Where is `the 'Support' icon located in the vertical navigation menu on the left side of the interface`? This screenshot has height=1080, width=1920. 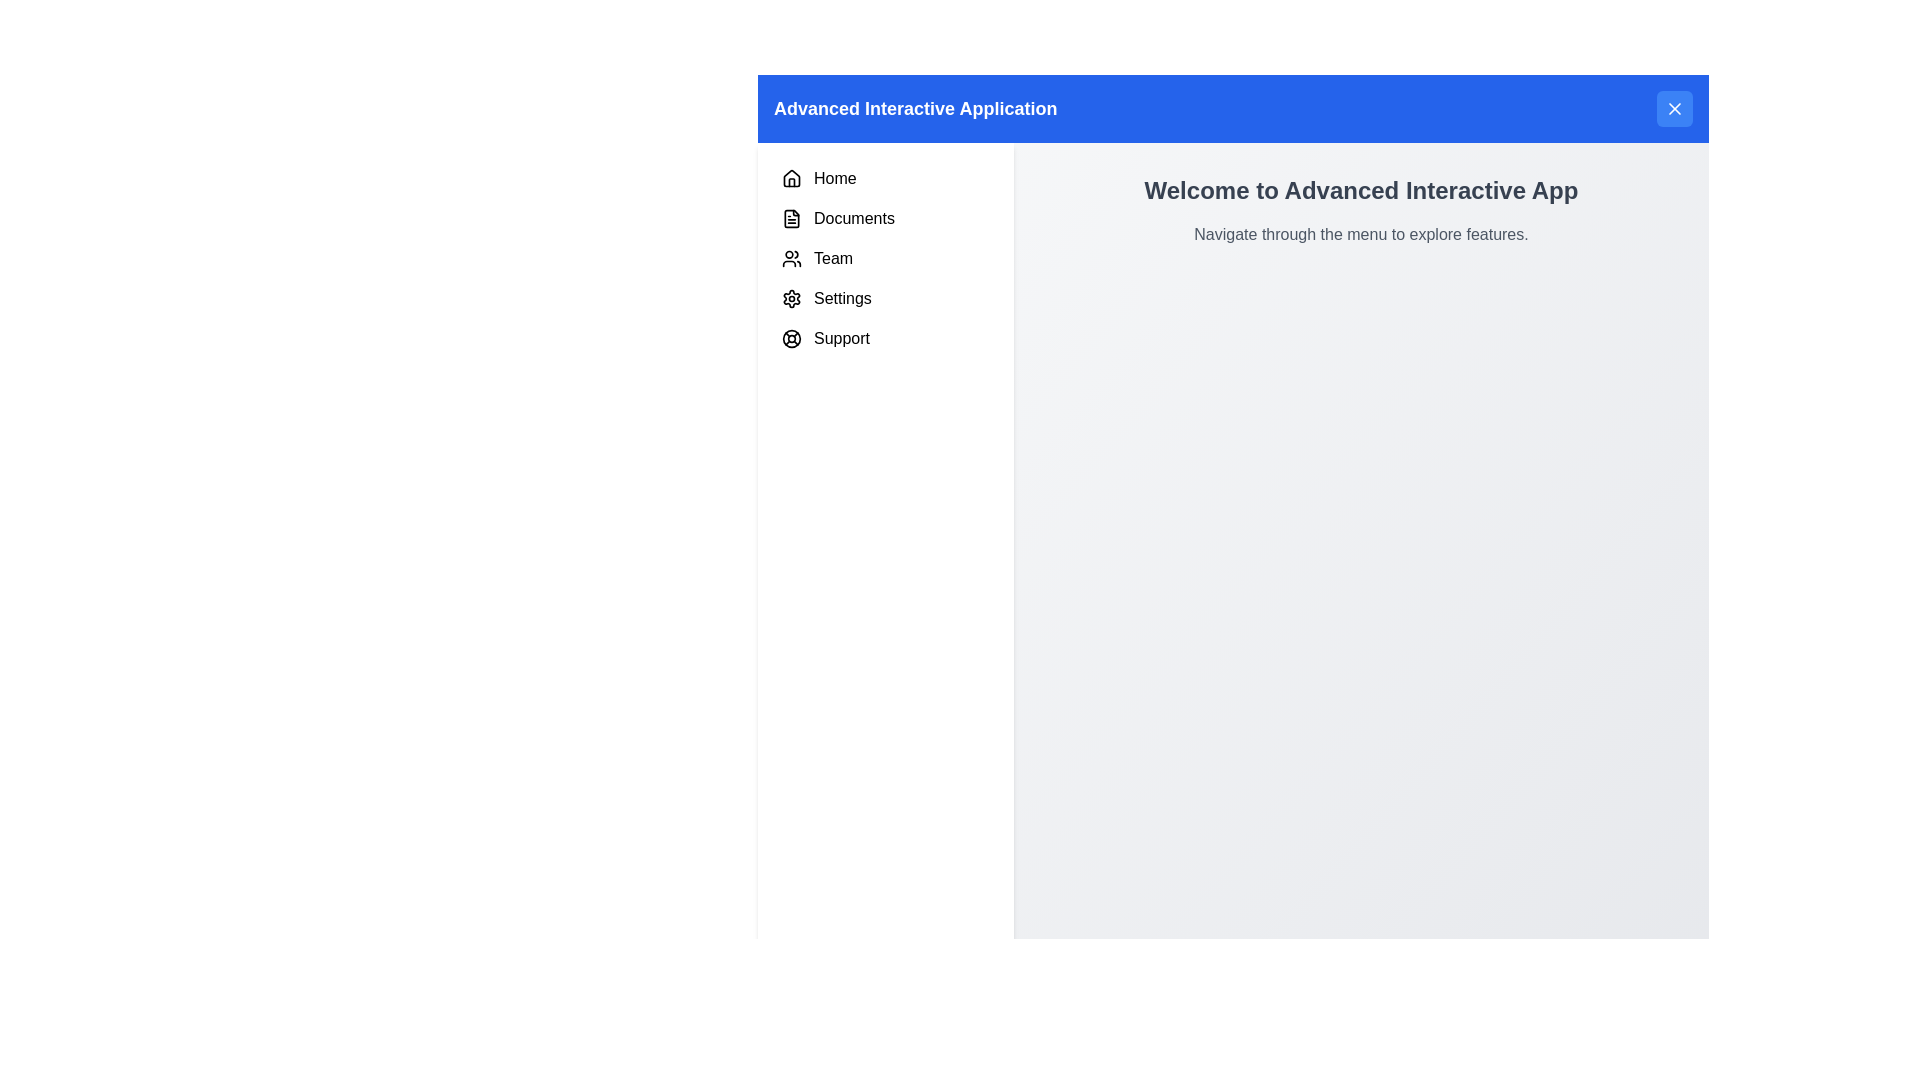
the 'Support' icon located in the vertical navigation menu on the left side of the interface is located at coordinates (791, 338).